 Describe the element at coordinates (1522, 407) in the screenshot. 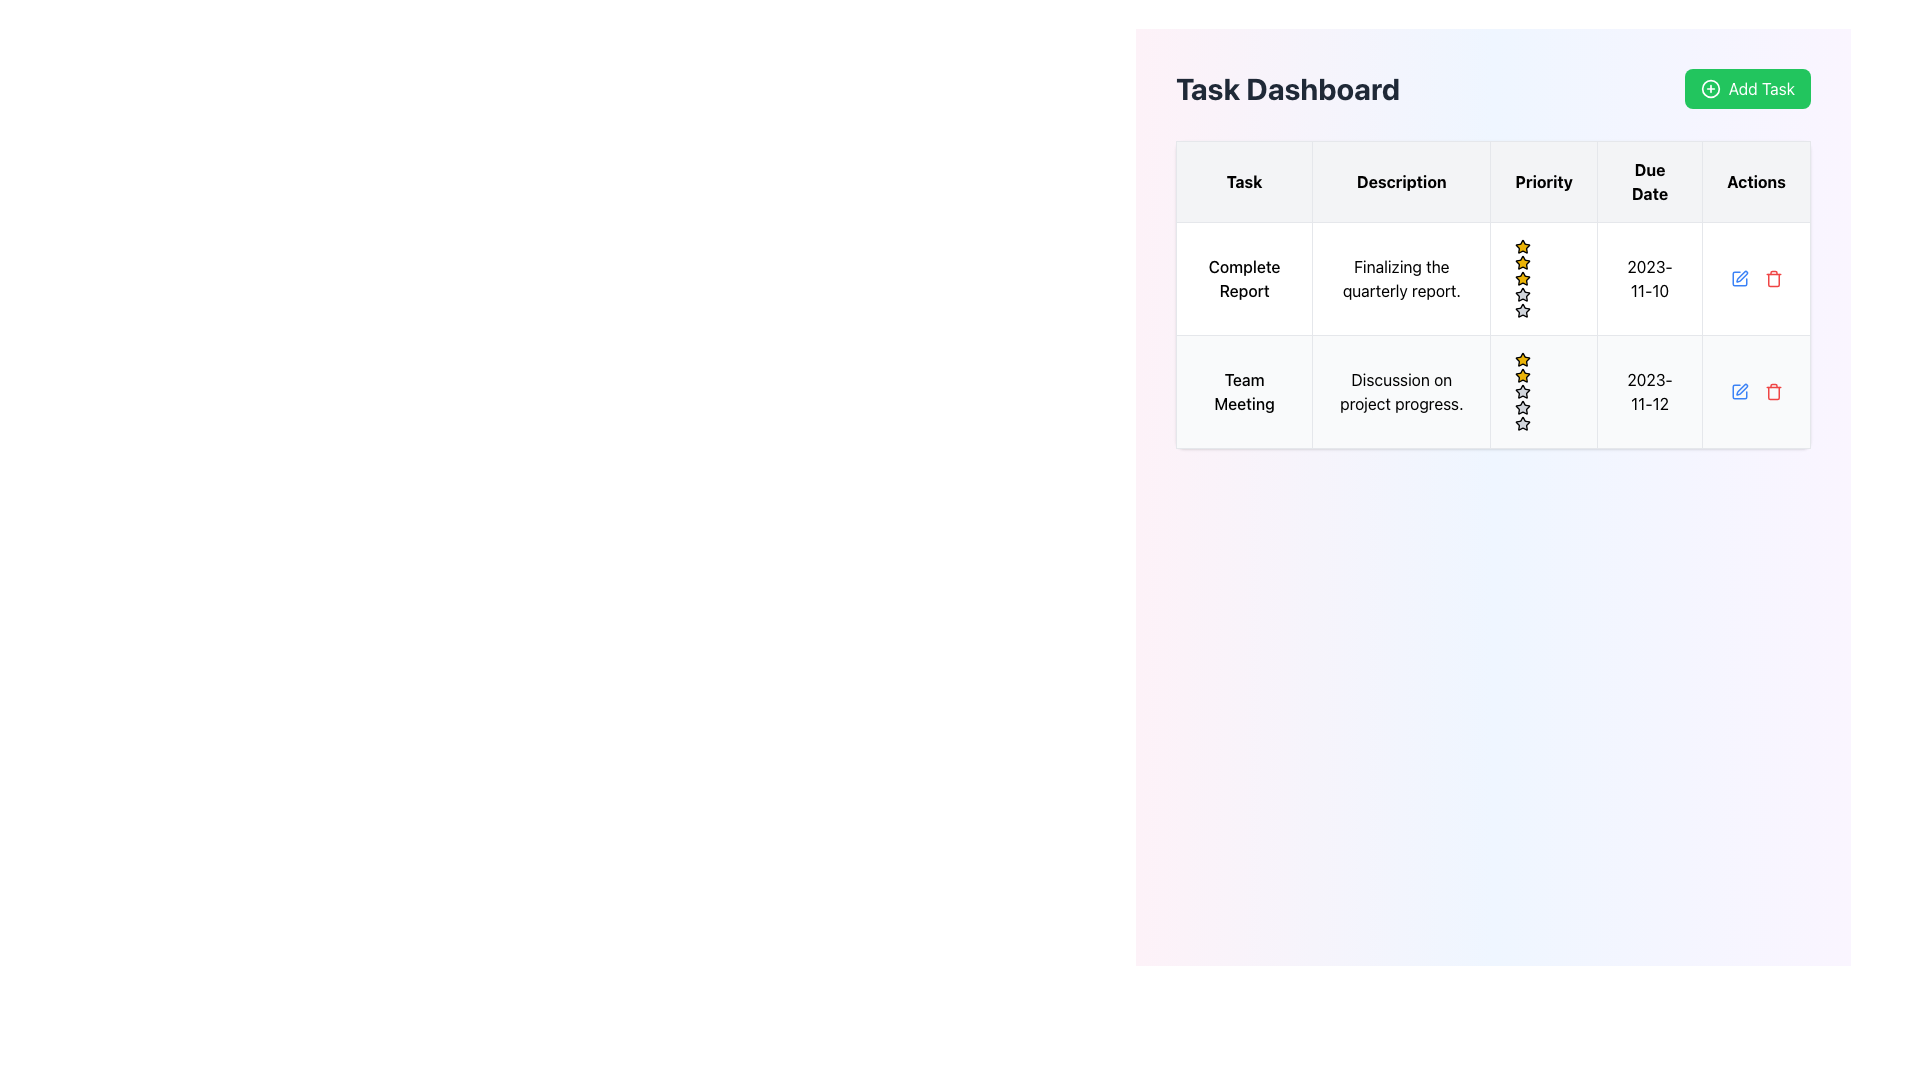

I see `the sixth star icon in the rating component of the 'Priority' column in the 'Team Meeting' row of the 'Task Dashboard', which is currently inactive and outlined` at that location.